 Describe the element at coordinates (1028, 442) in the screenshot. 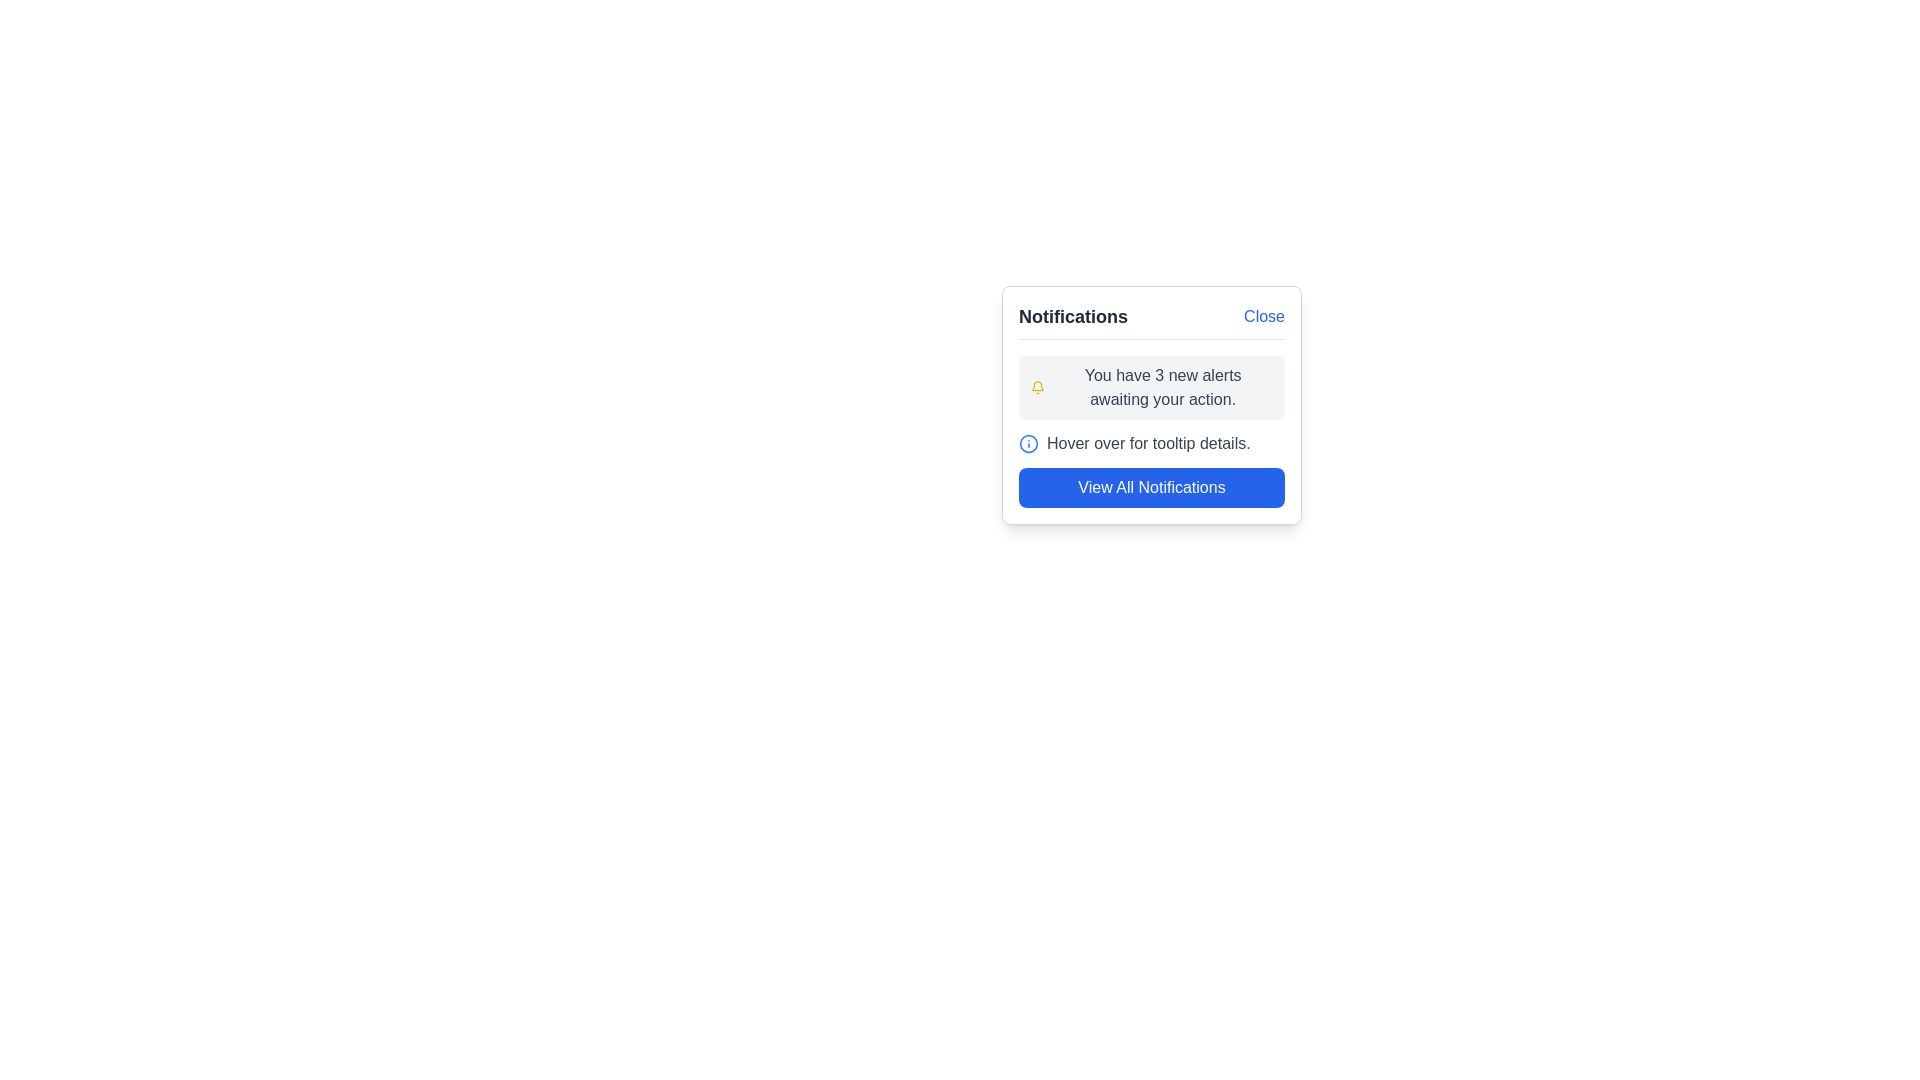

I see `the icon in the second item of the notification list, located next to the descriptive text 'Hover over for tooltip details.'` at that location.